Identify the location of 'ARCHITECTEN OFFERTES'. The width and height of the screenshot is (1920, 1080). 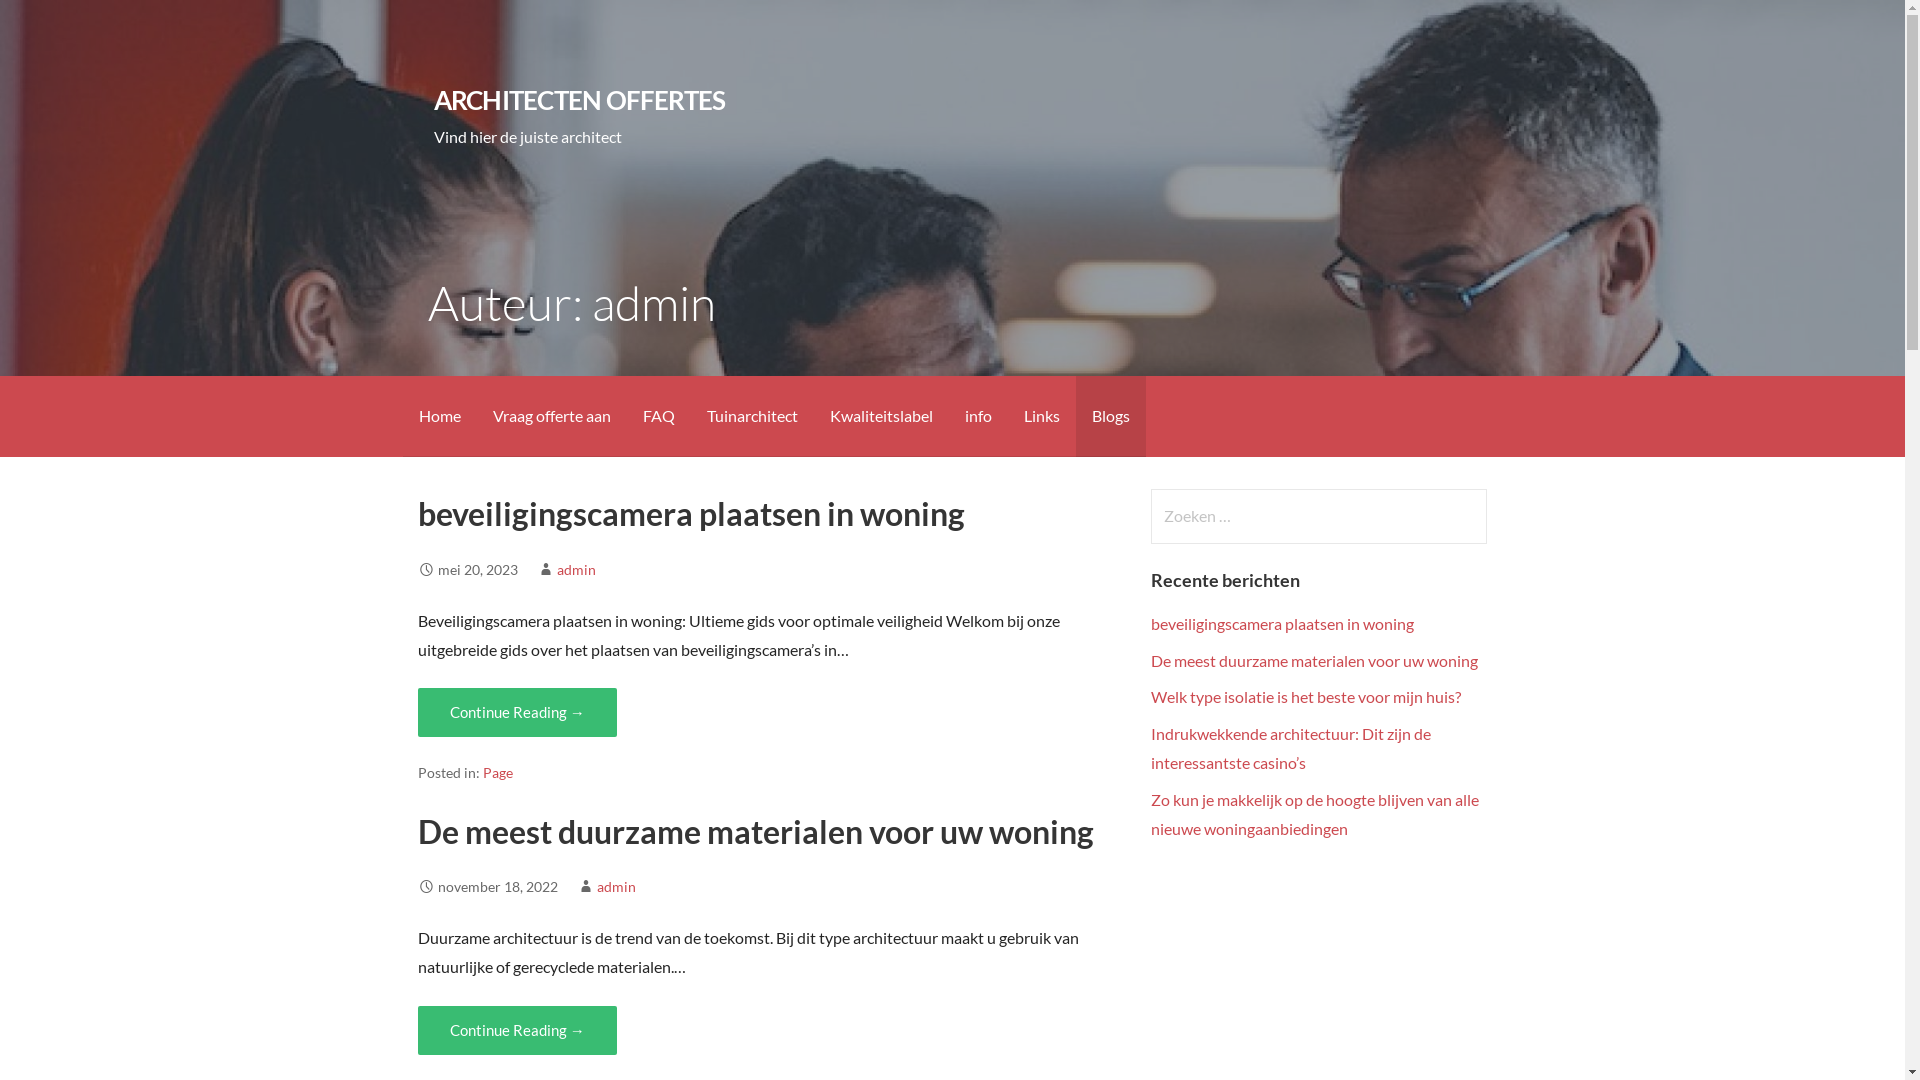
(579, 100).